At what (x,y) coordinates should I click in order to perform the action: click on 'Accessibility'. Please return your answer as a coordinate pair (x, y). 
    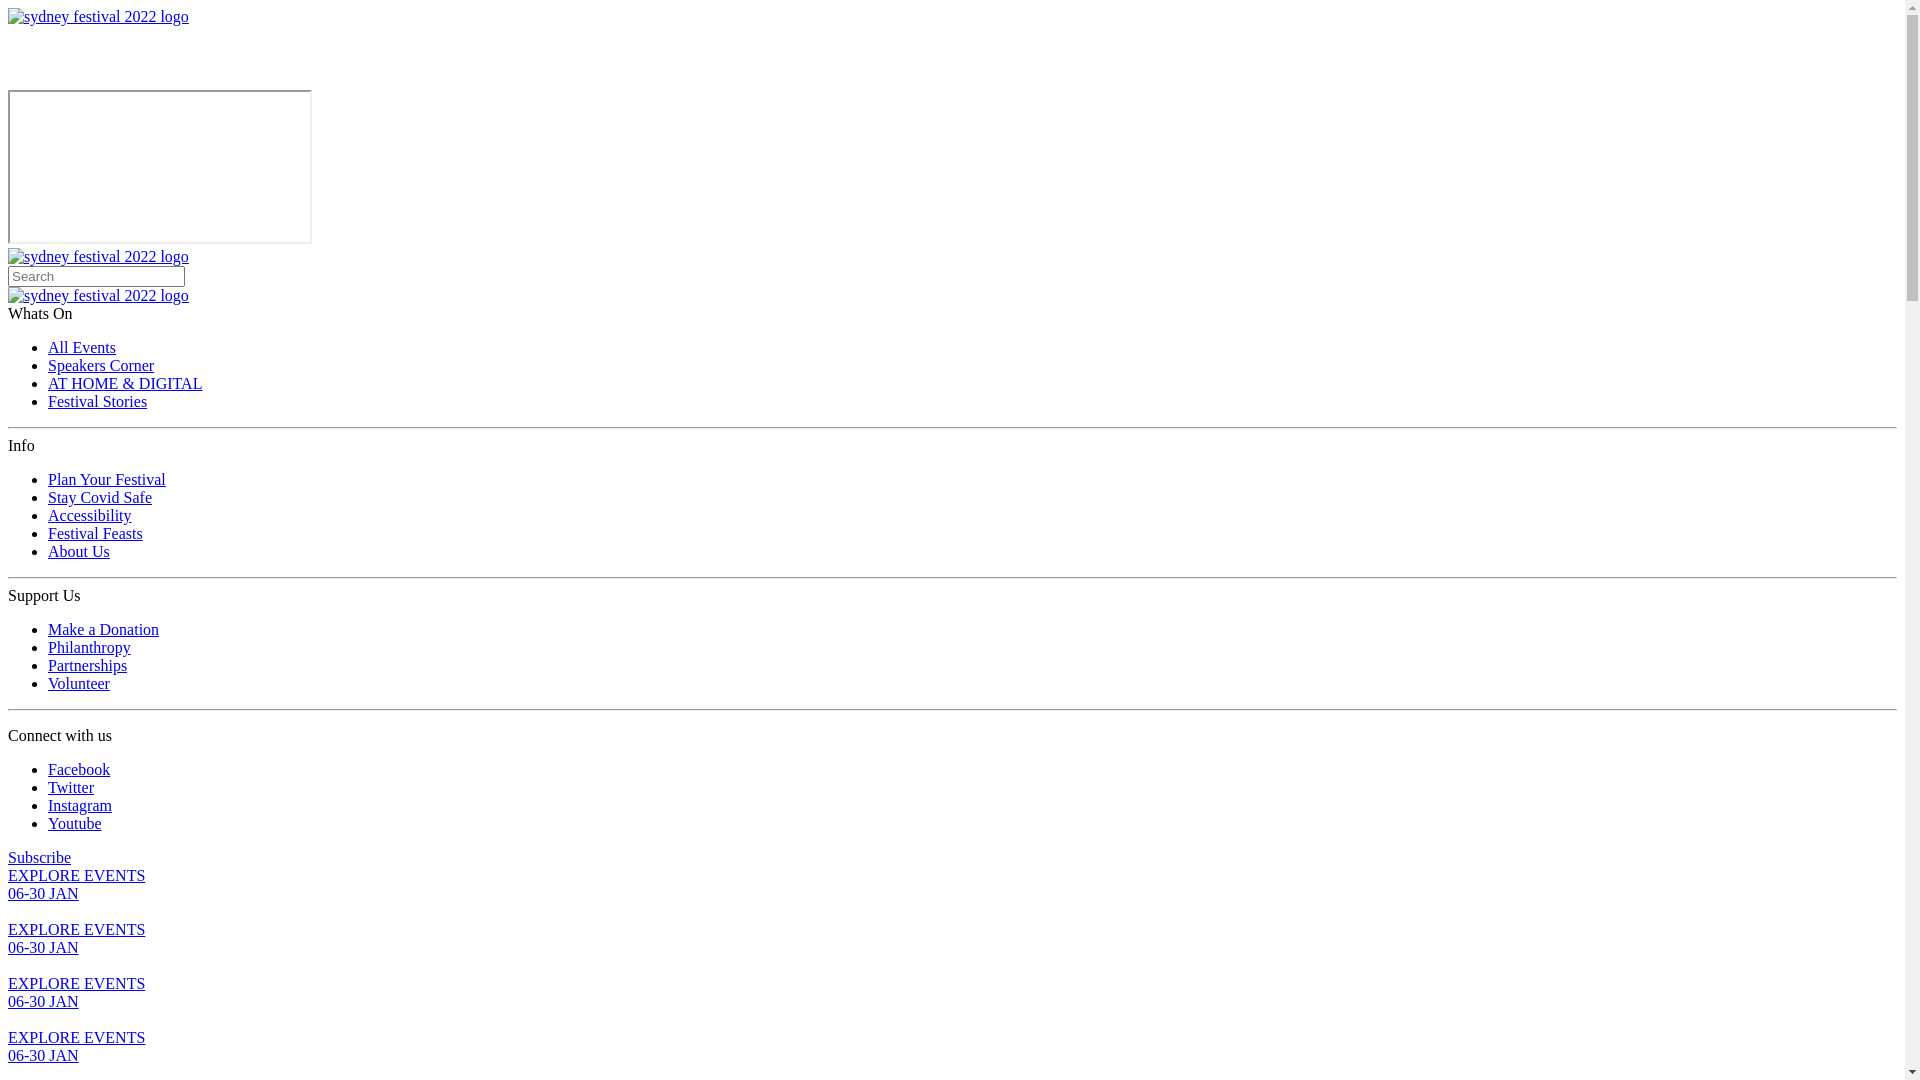
    Looking at the image, I should click on (89, 514).